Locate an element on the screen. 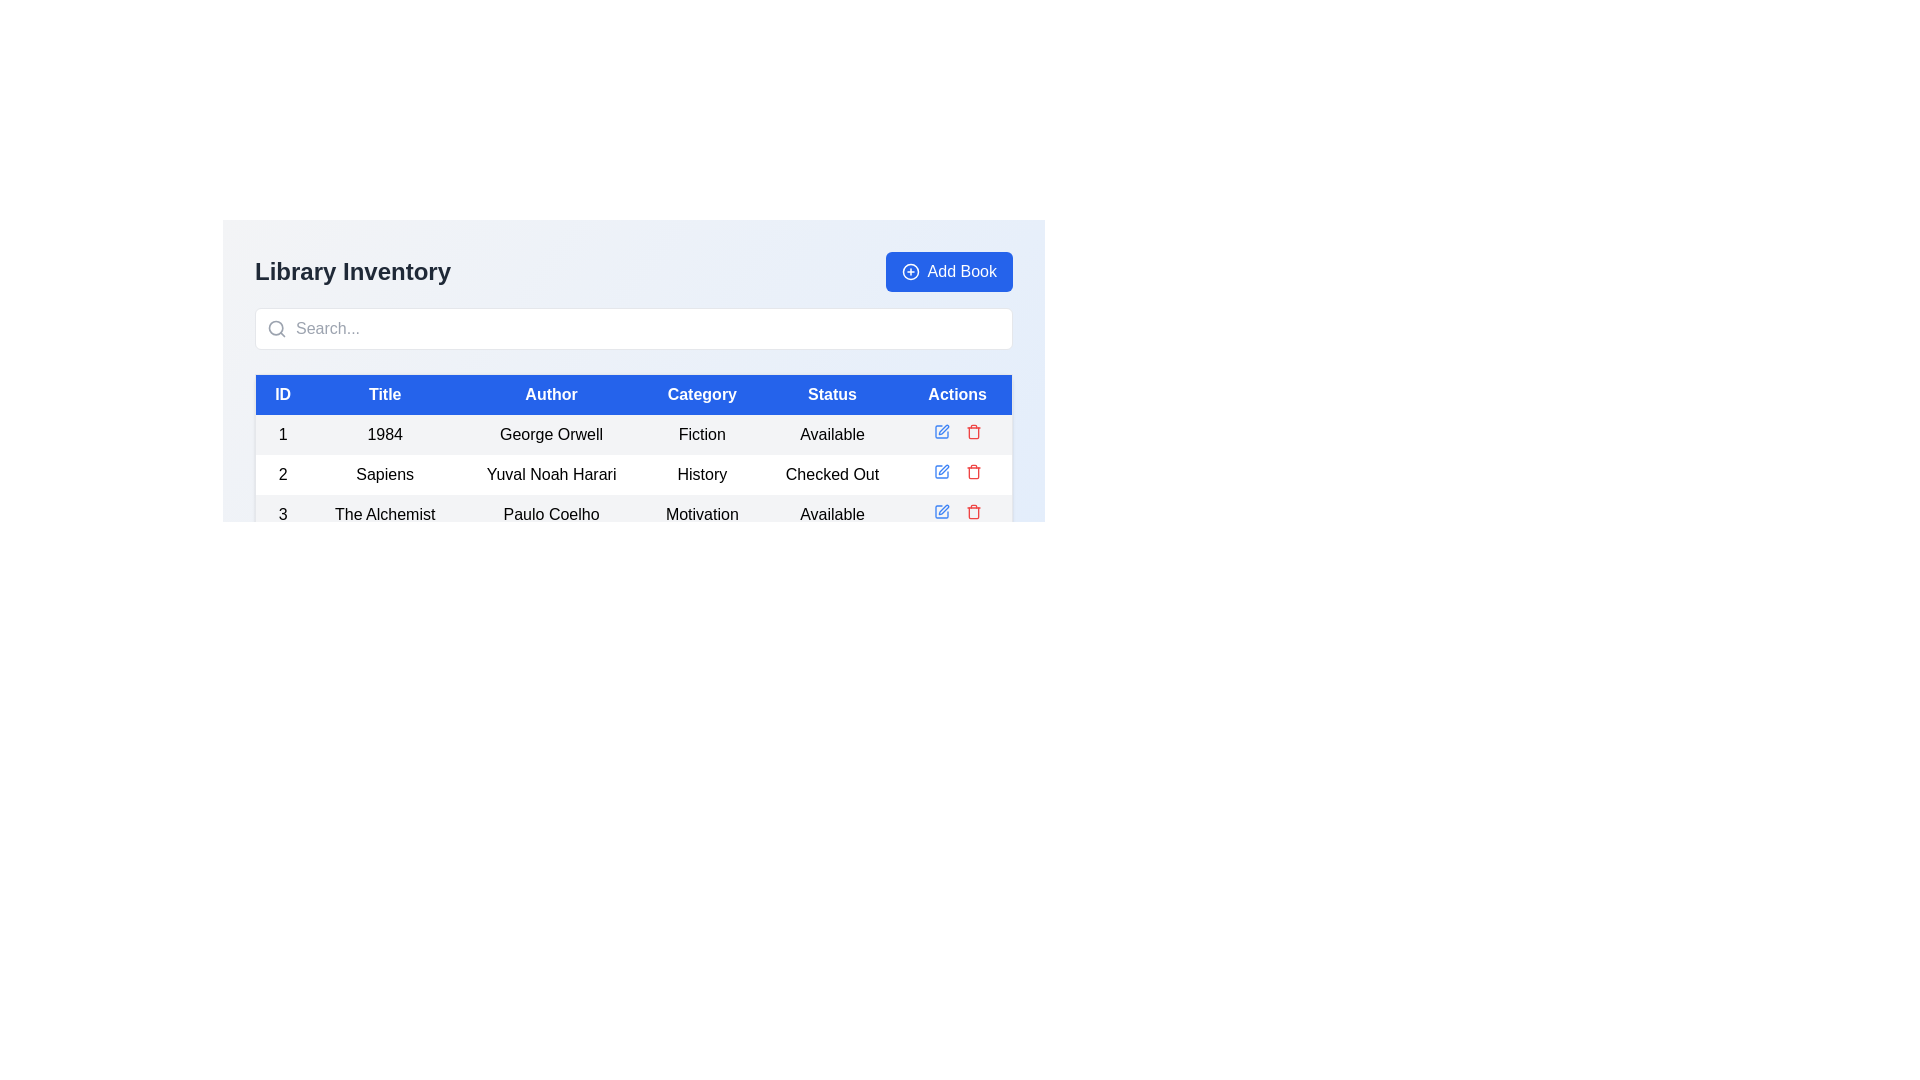 This screenshot has height=1080, width=1920. the Text Label in the third row of the table under the 'Category' column, which identifies the genre or classification of the listed item is located at coordinates (702, 514).